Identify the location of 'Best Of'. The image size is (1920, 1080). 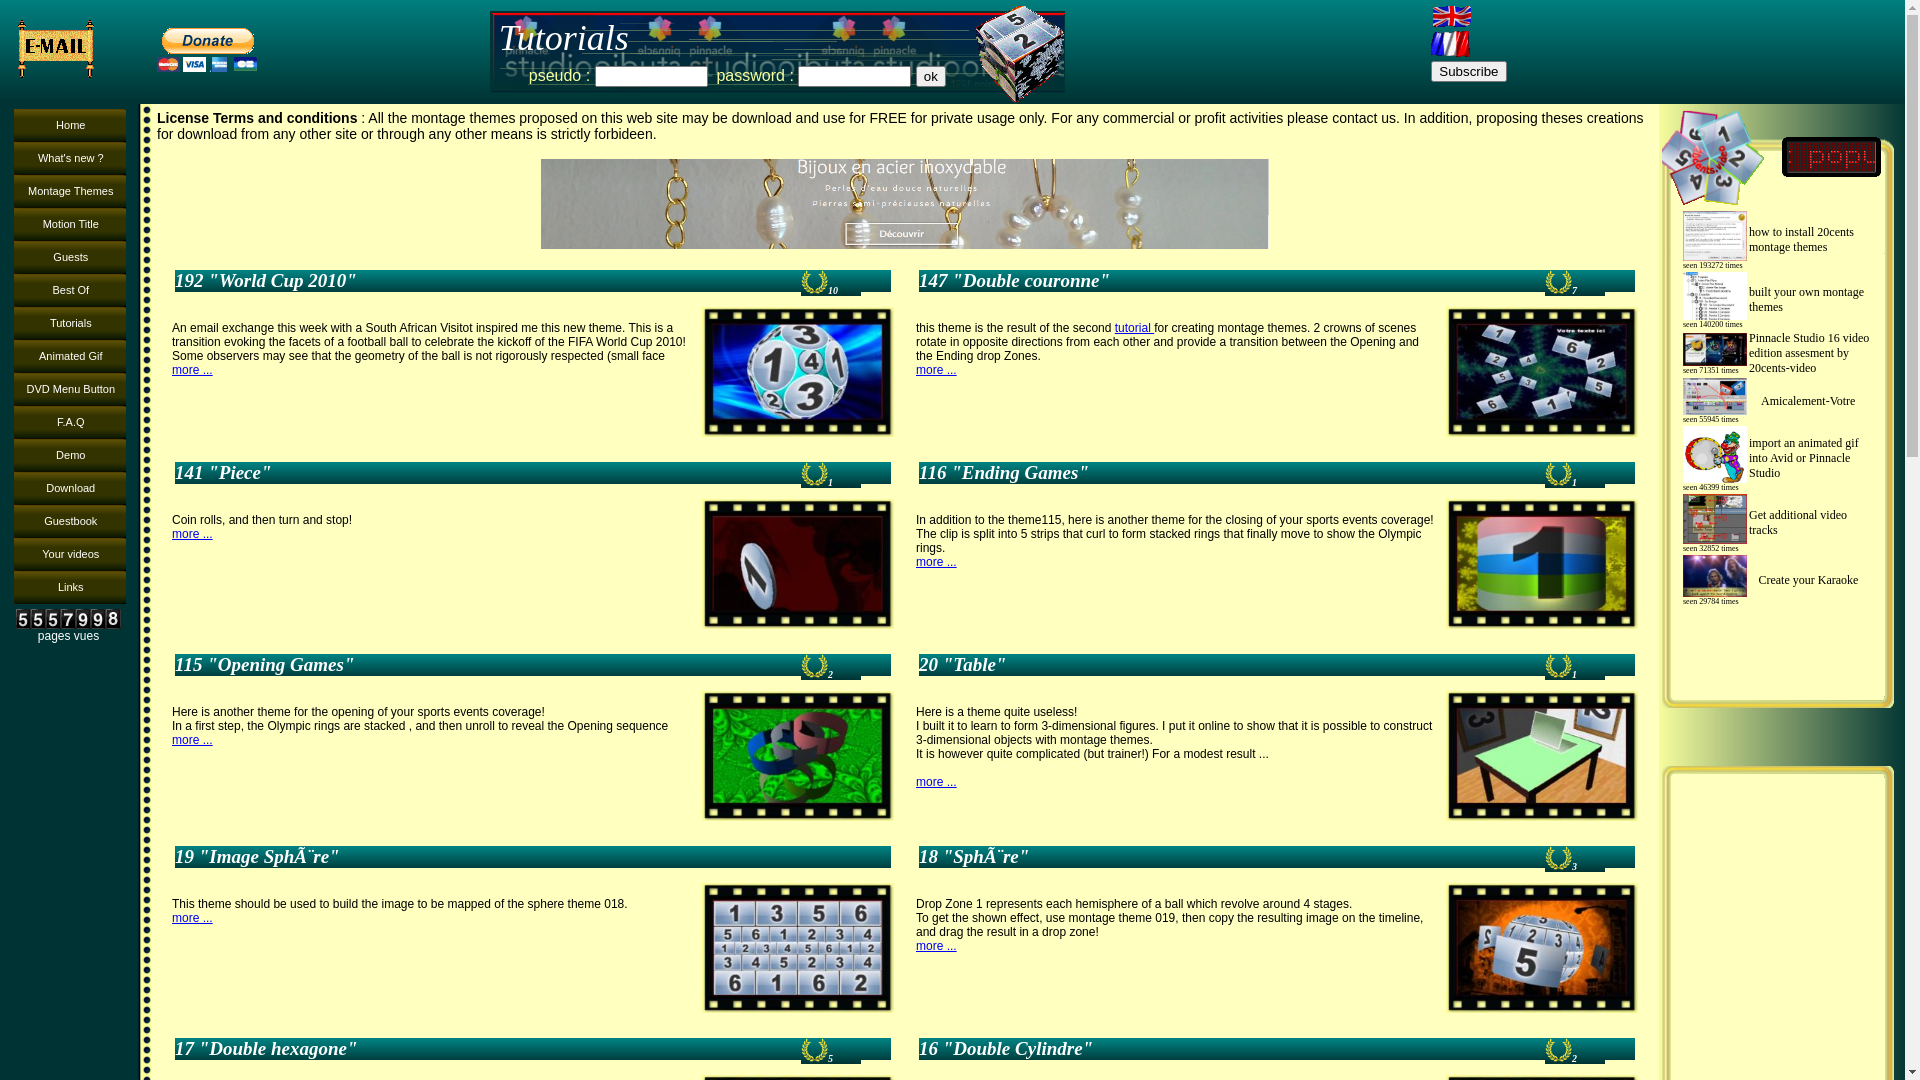
(70, 290).